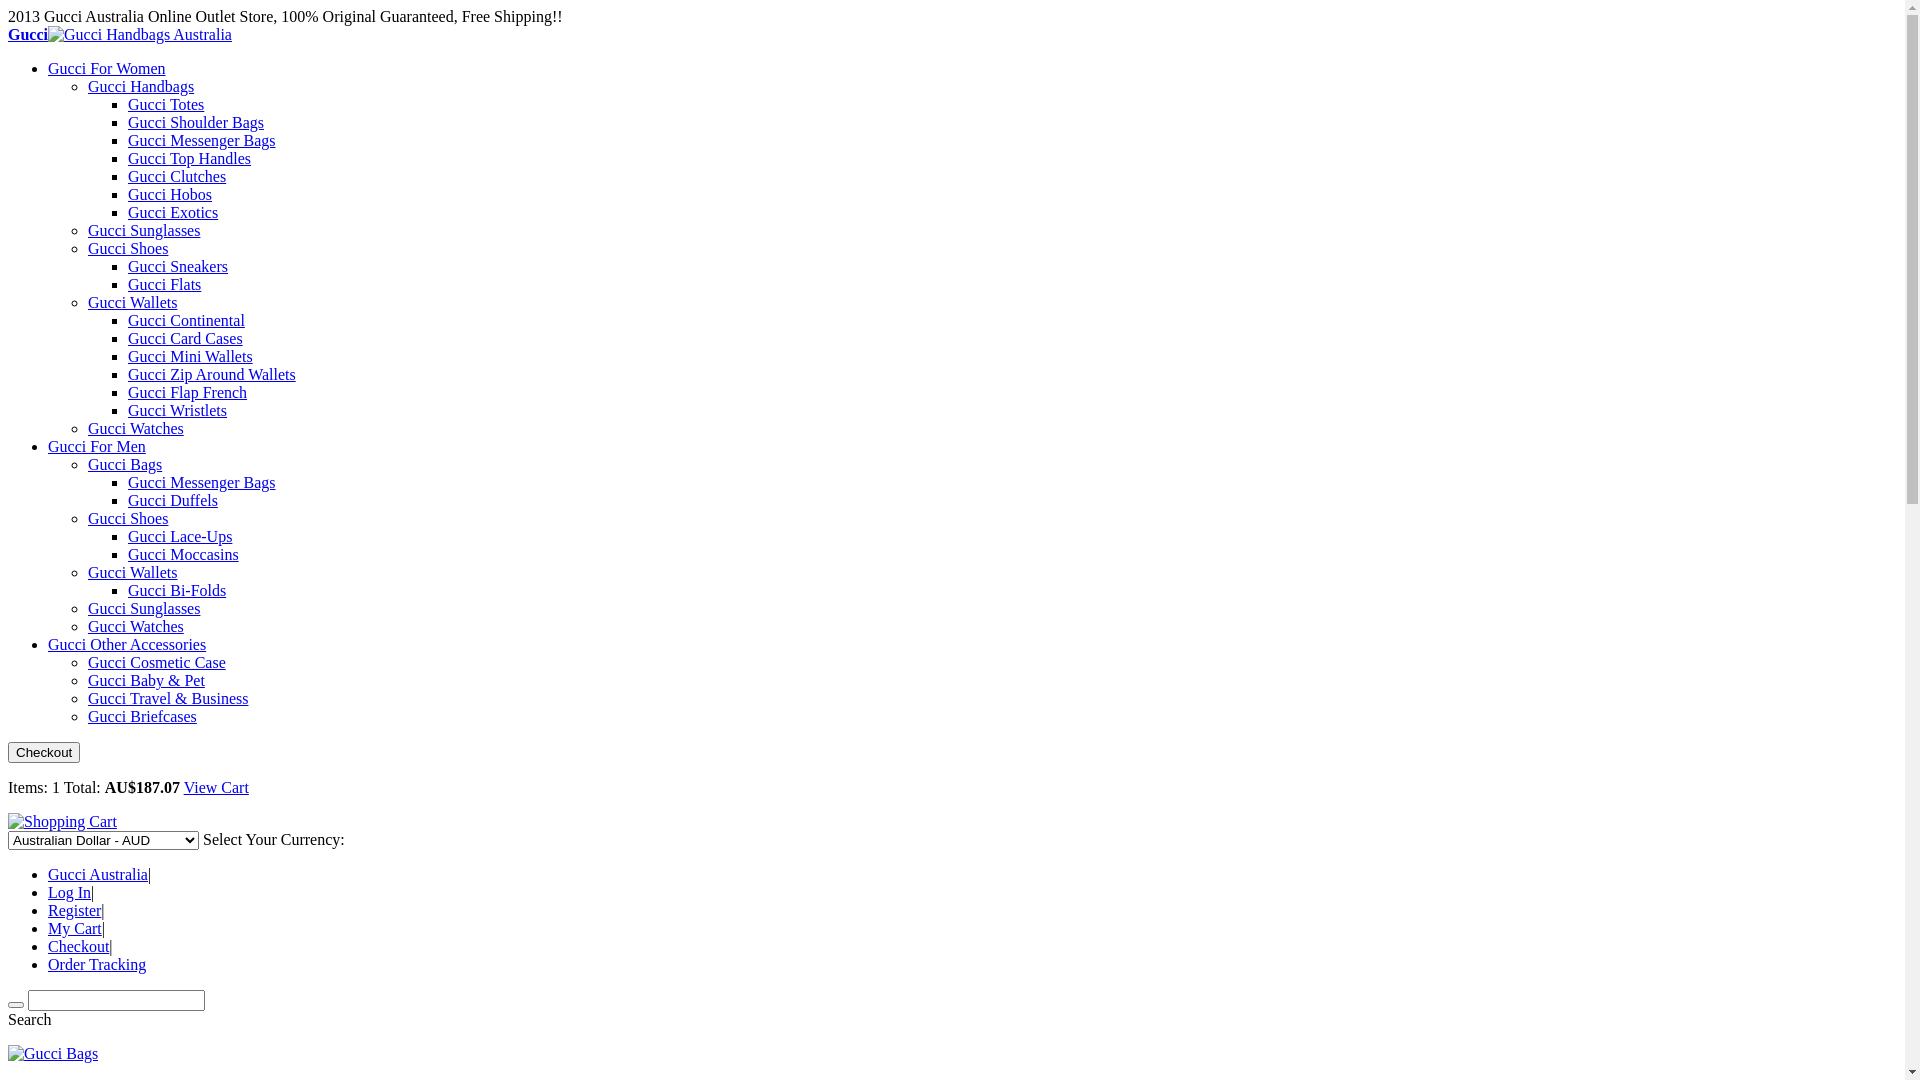 This screenshot has width=1920, height=1080. Describe the element at coordinates (166, 104) in the screenshot. I see `'Gucci Totes'` at that location.